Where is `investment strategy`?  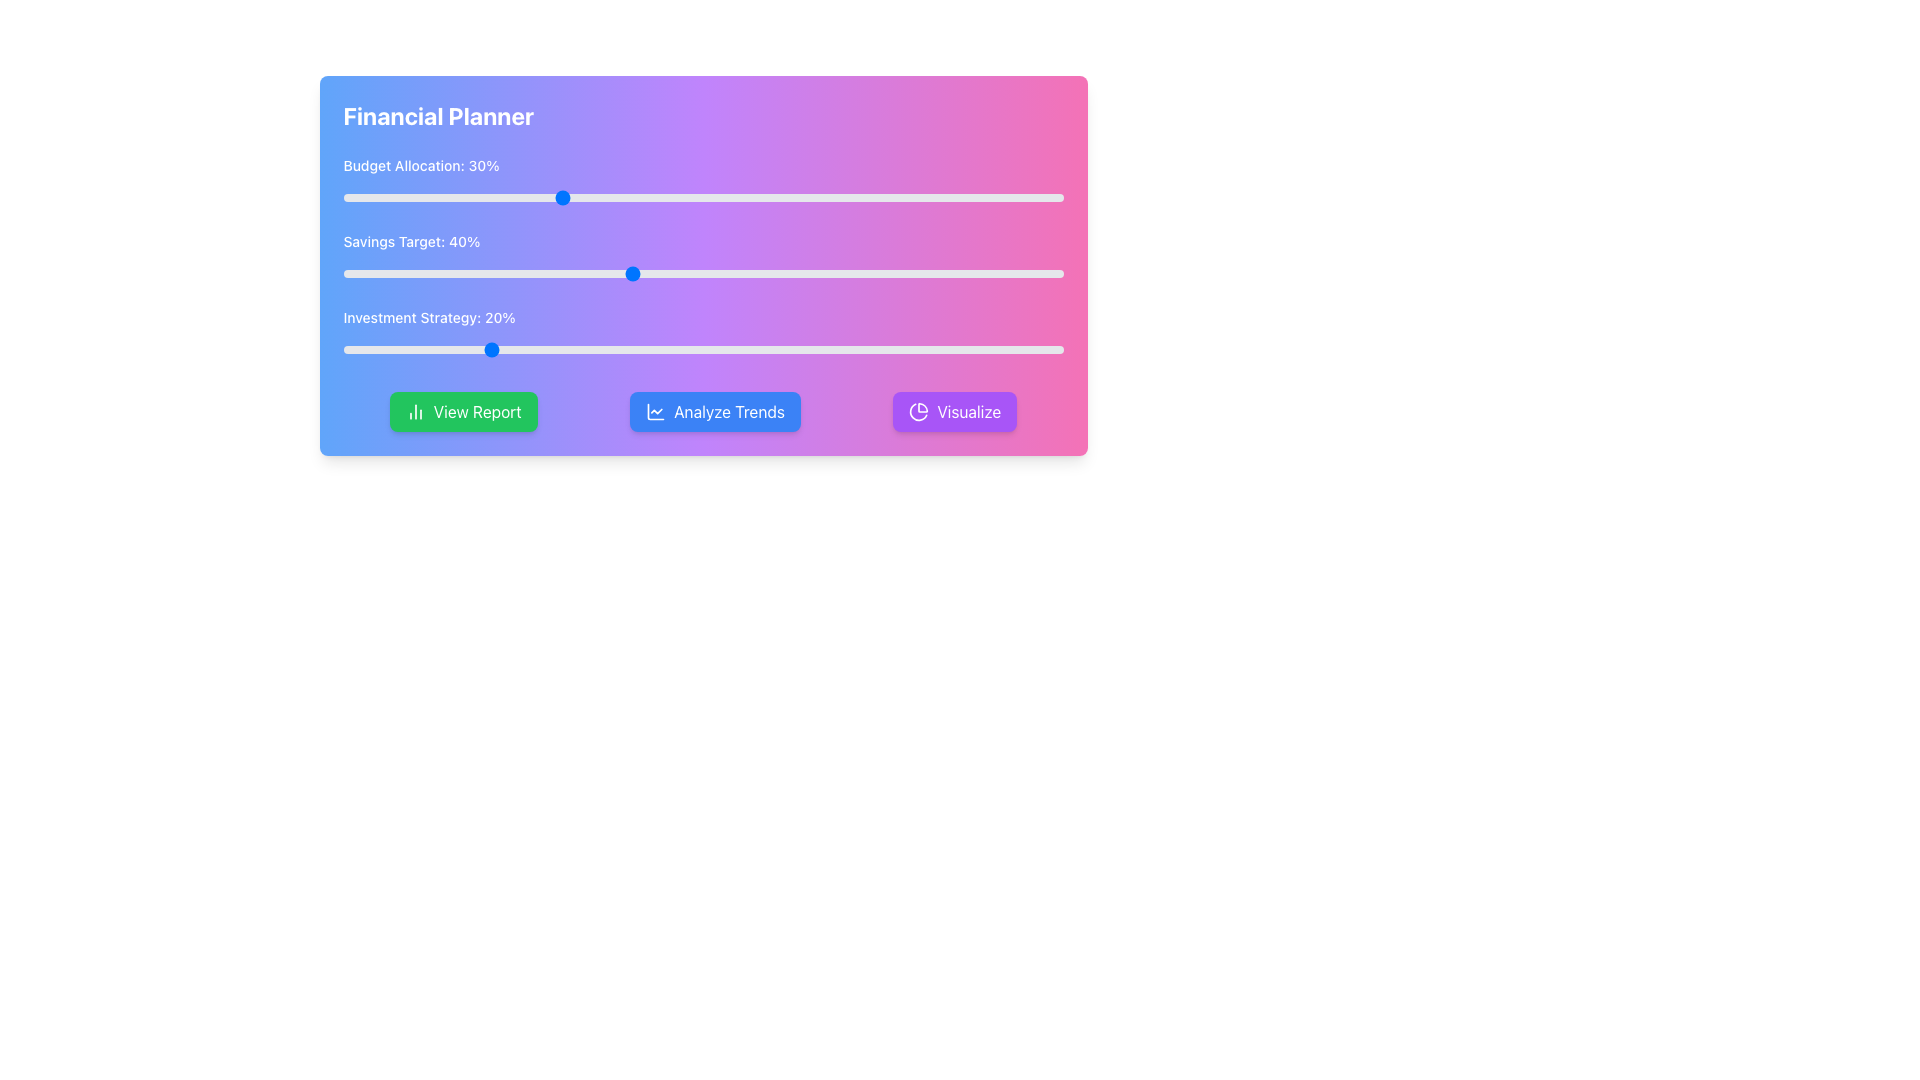 investment strategy is located at coordinates (969, 349).